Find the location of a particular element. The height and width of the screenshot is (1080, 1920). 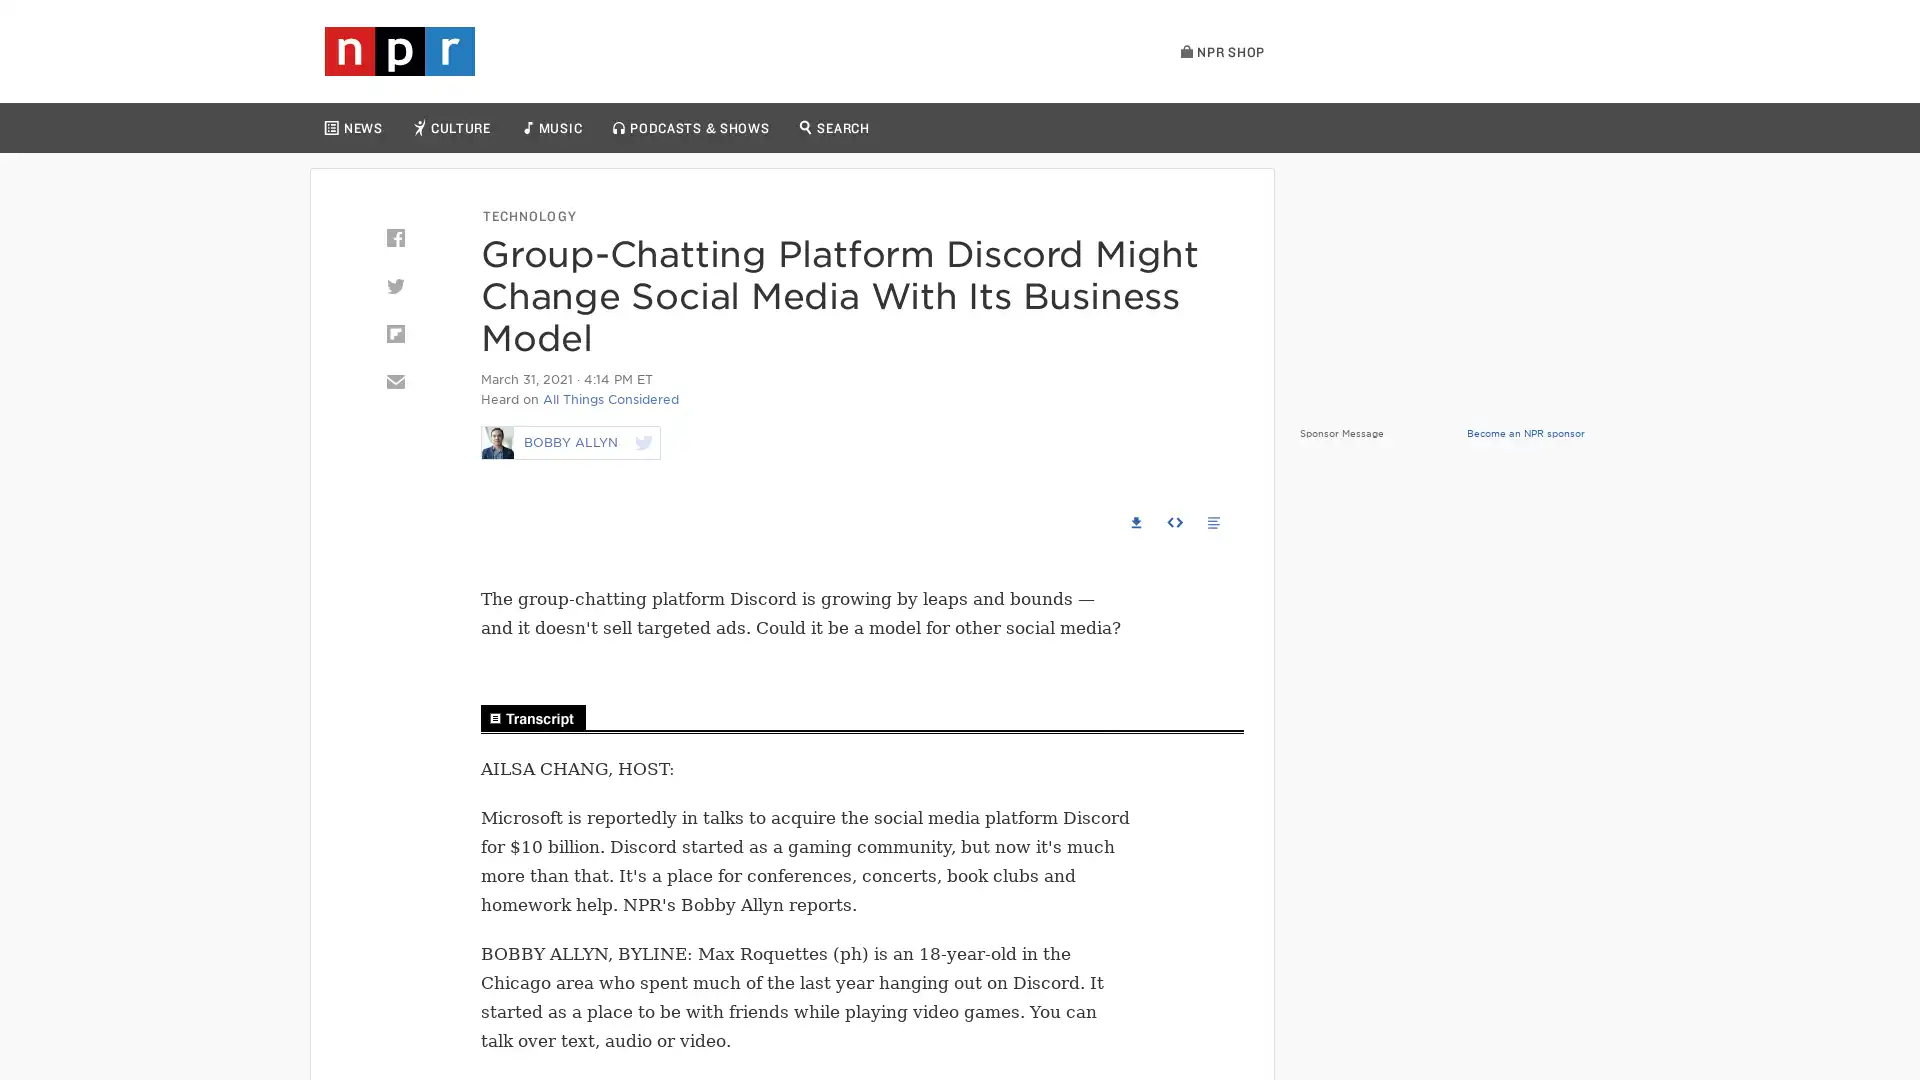

LISTEN 3:37 is located at coordinates (512, 521).